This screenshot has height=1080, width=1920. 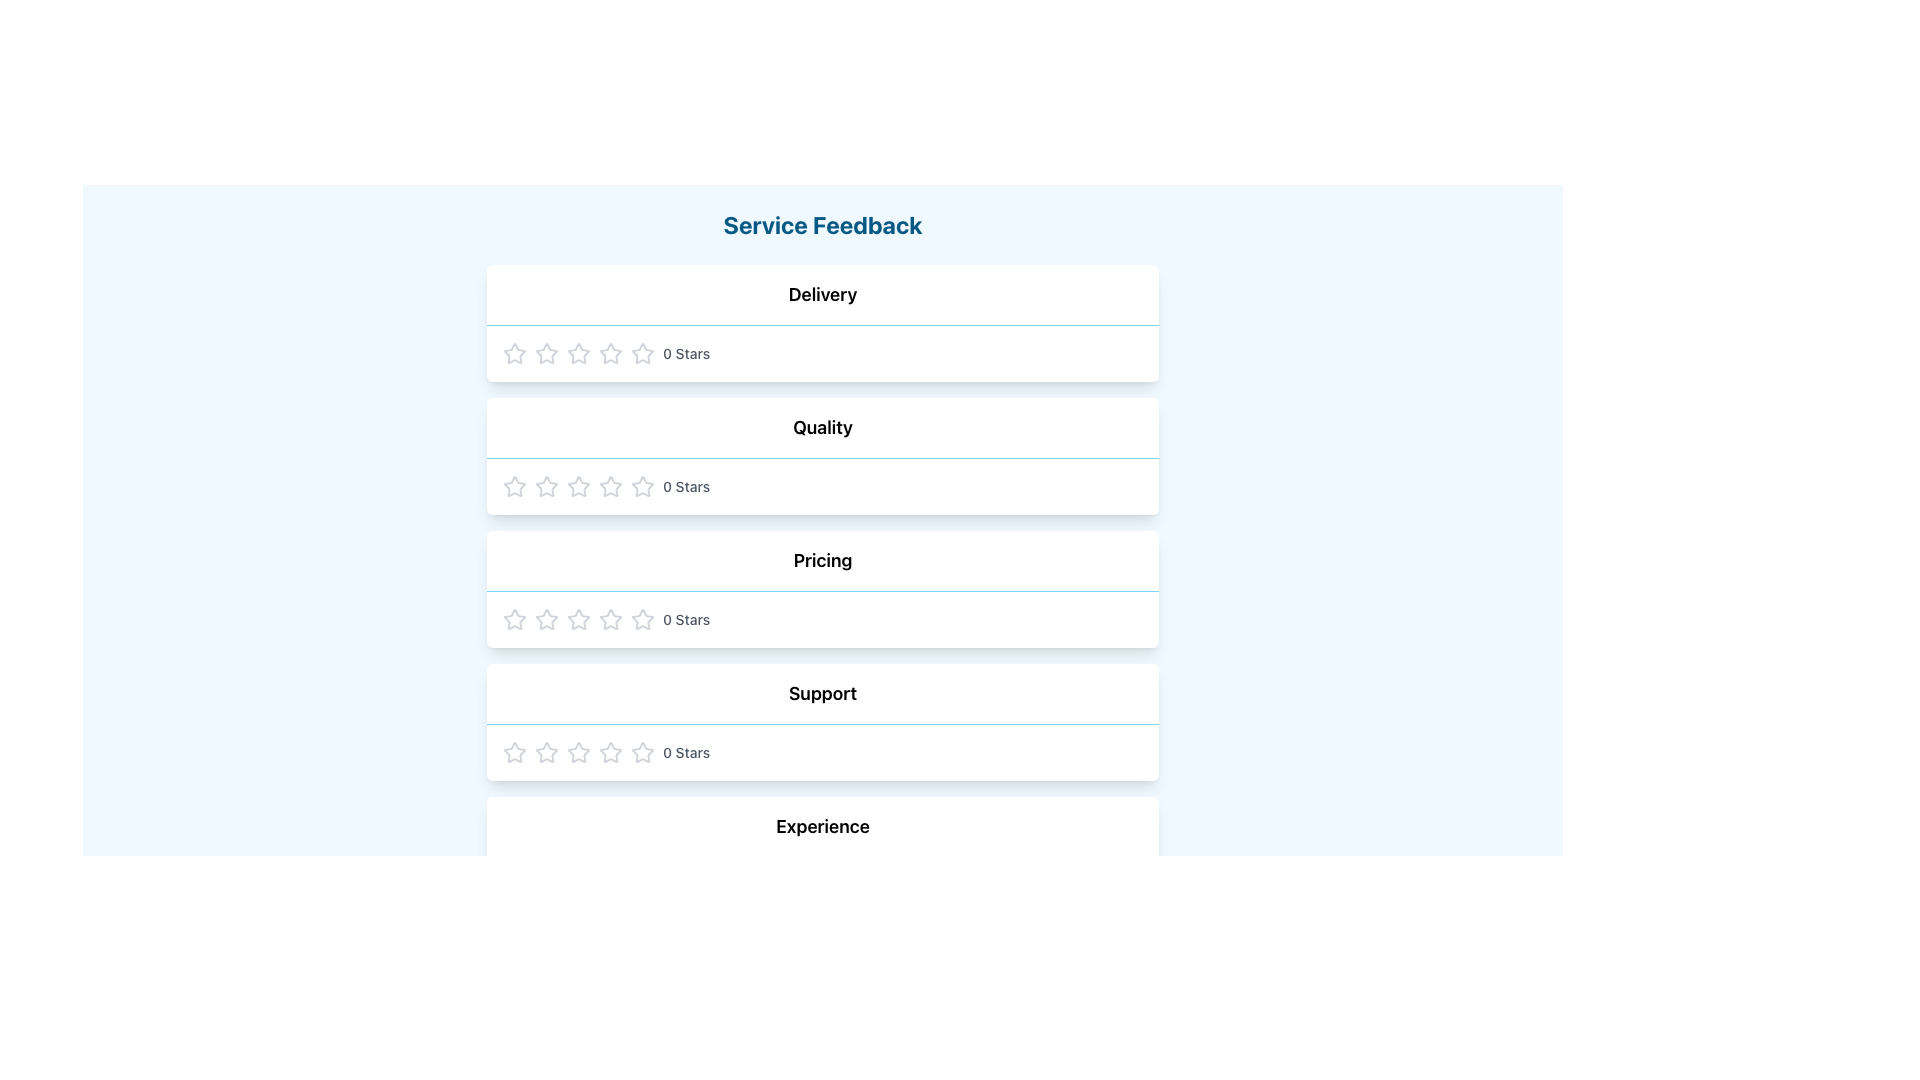 What do you see at coordinates (514, 752) in the screenshot?
I see `the first star-shaped icon in the rating system of the 'Support' feedback block` at bounding box center [514, 752].